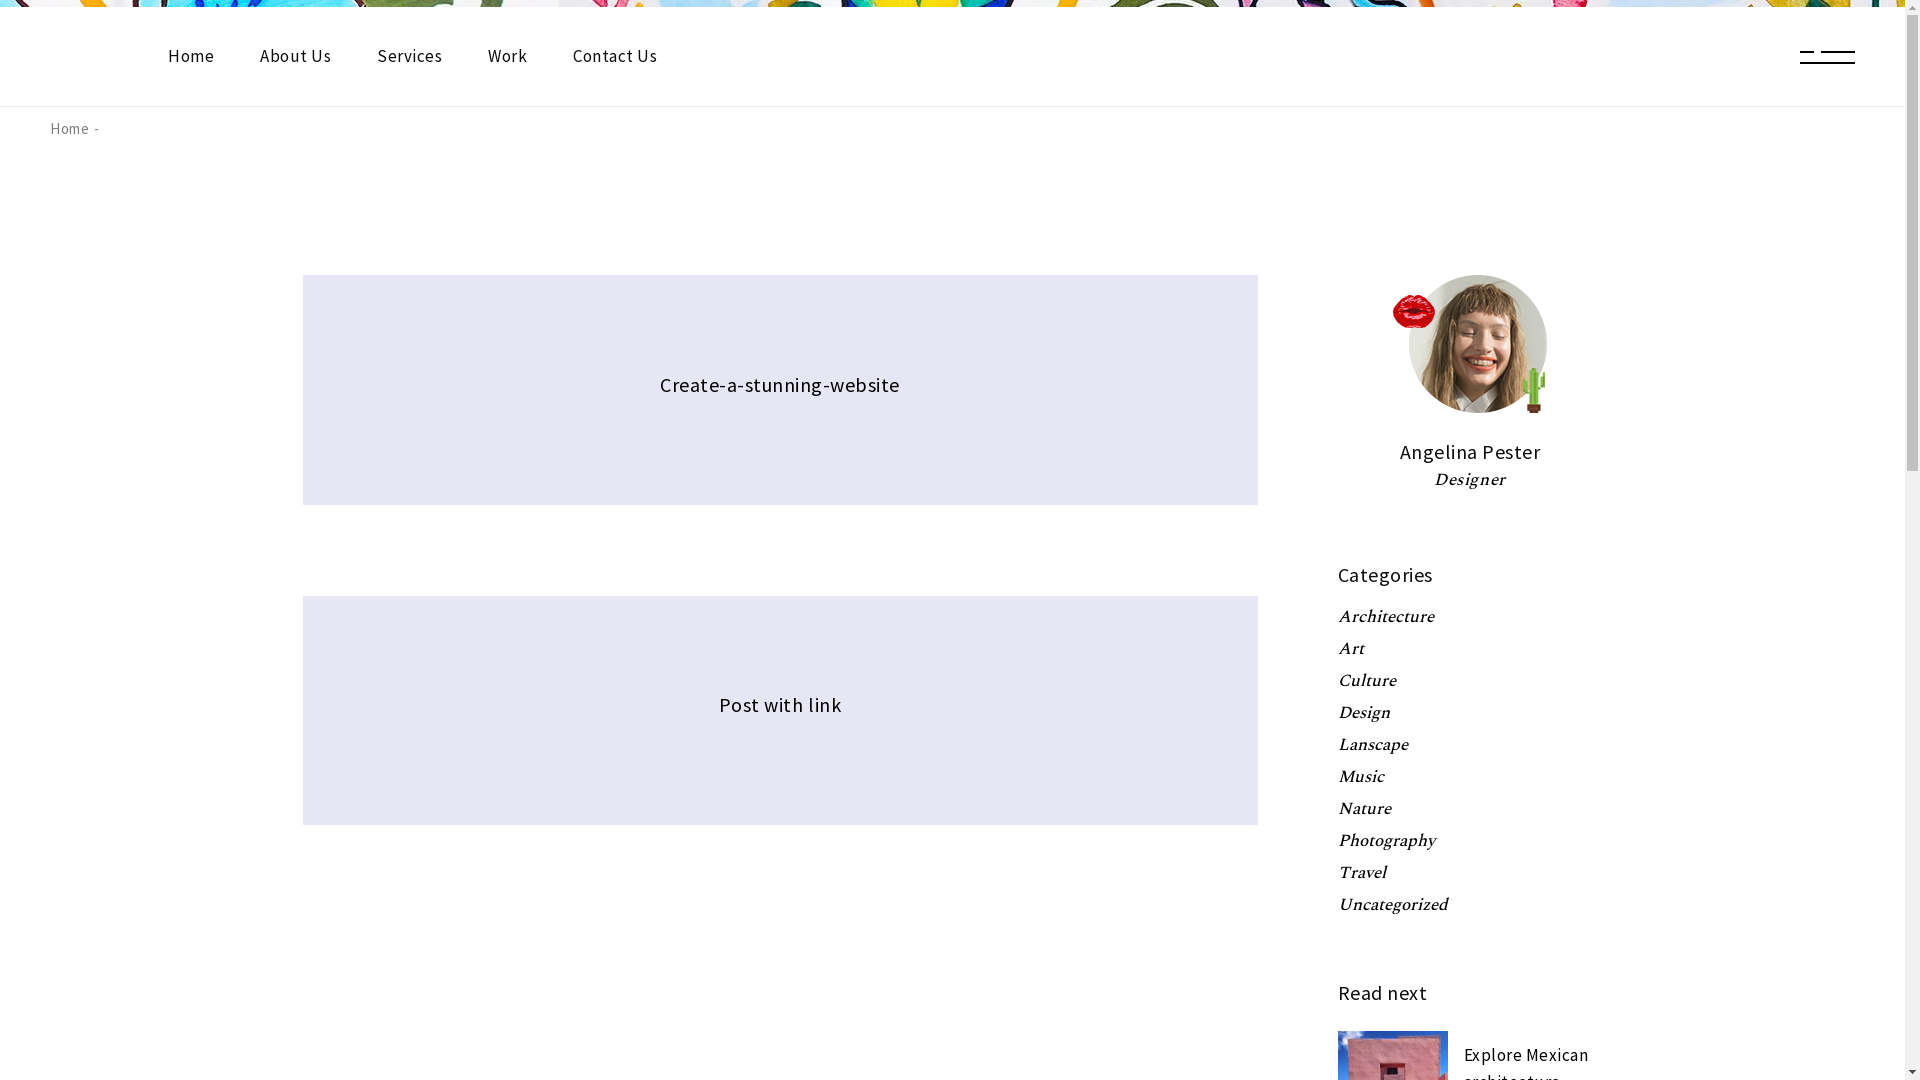 The image size is (1920, 1080). Describe the element at coordinates (978, 716) in the screenshot. I see `'Services'` at that location.